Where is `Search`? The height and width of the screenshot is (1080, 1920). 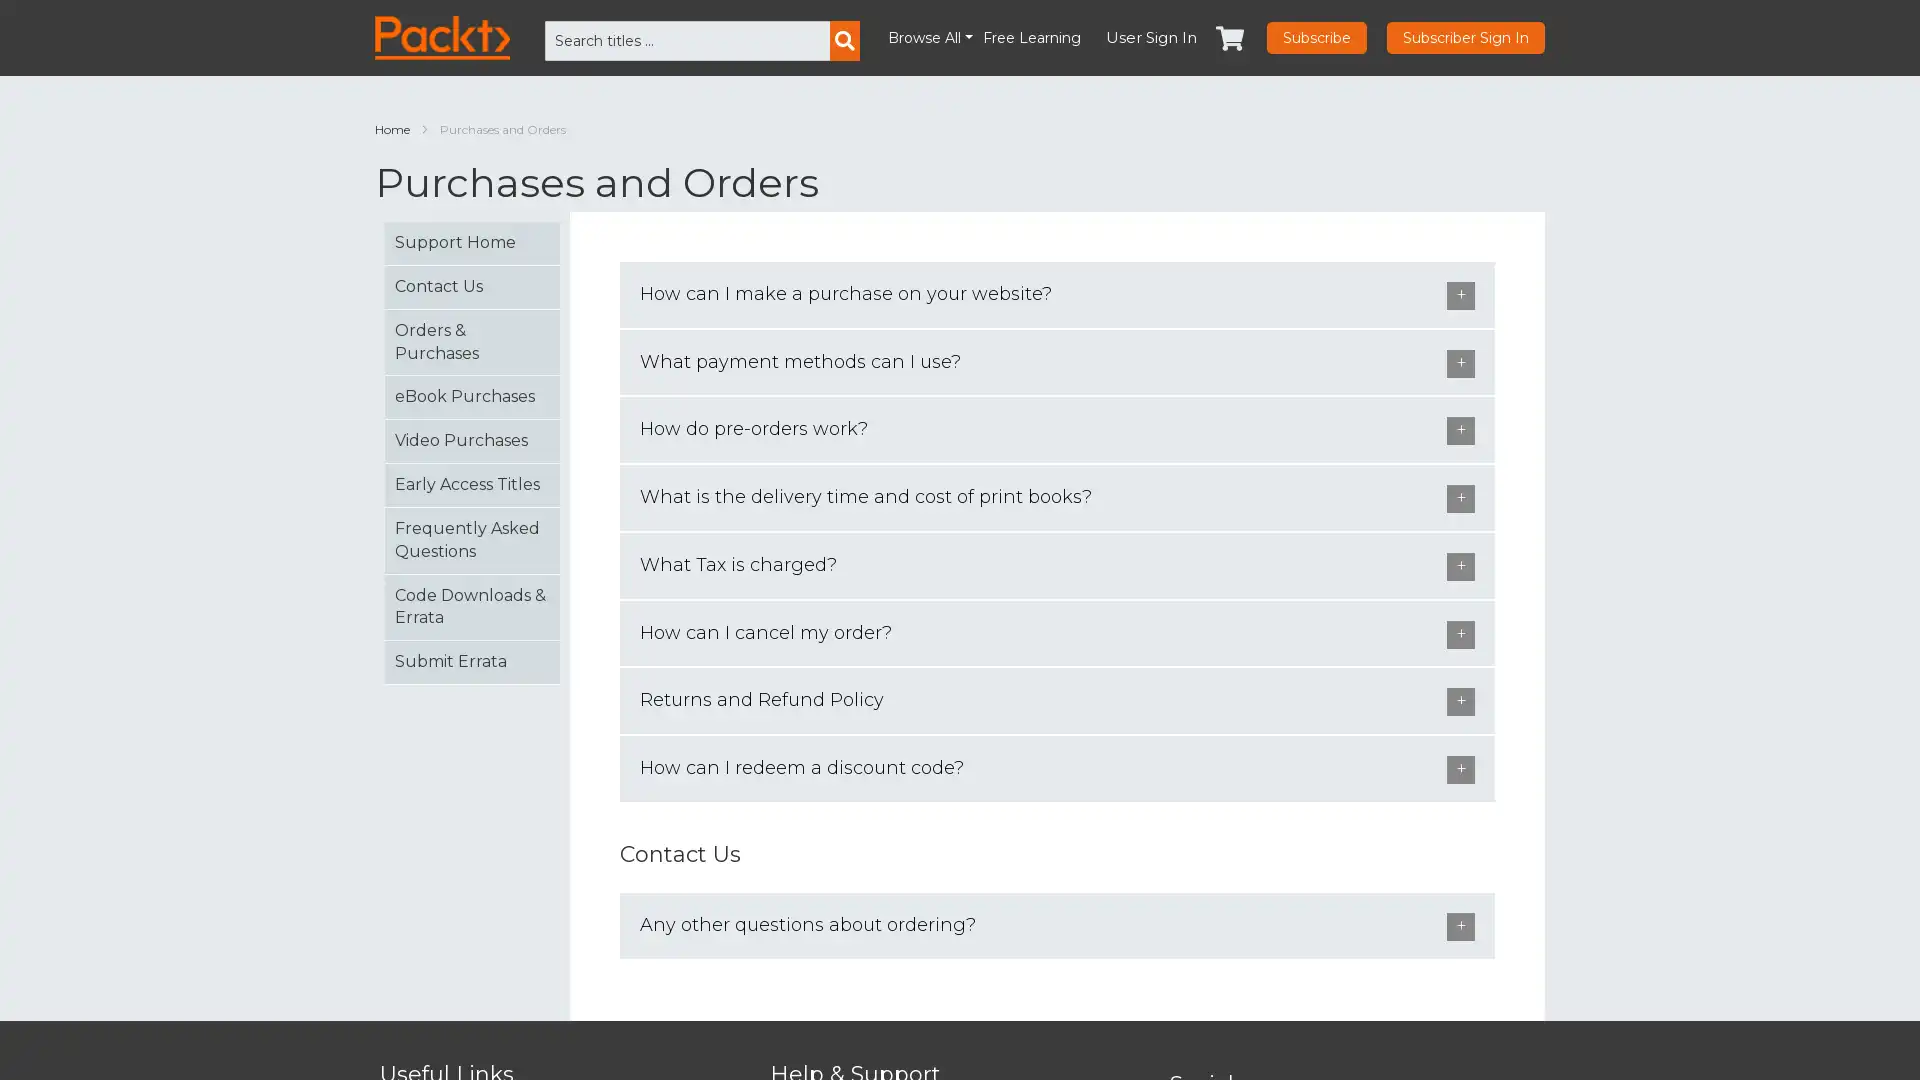
Search is located at coordinates (844, 41).